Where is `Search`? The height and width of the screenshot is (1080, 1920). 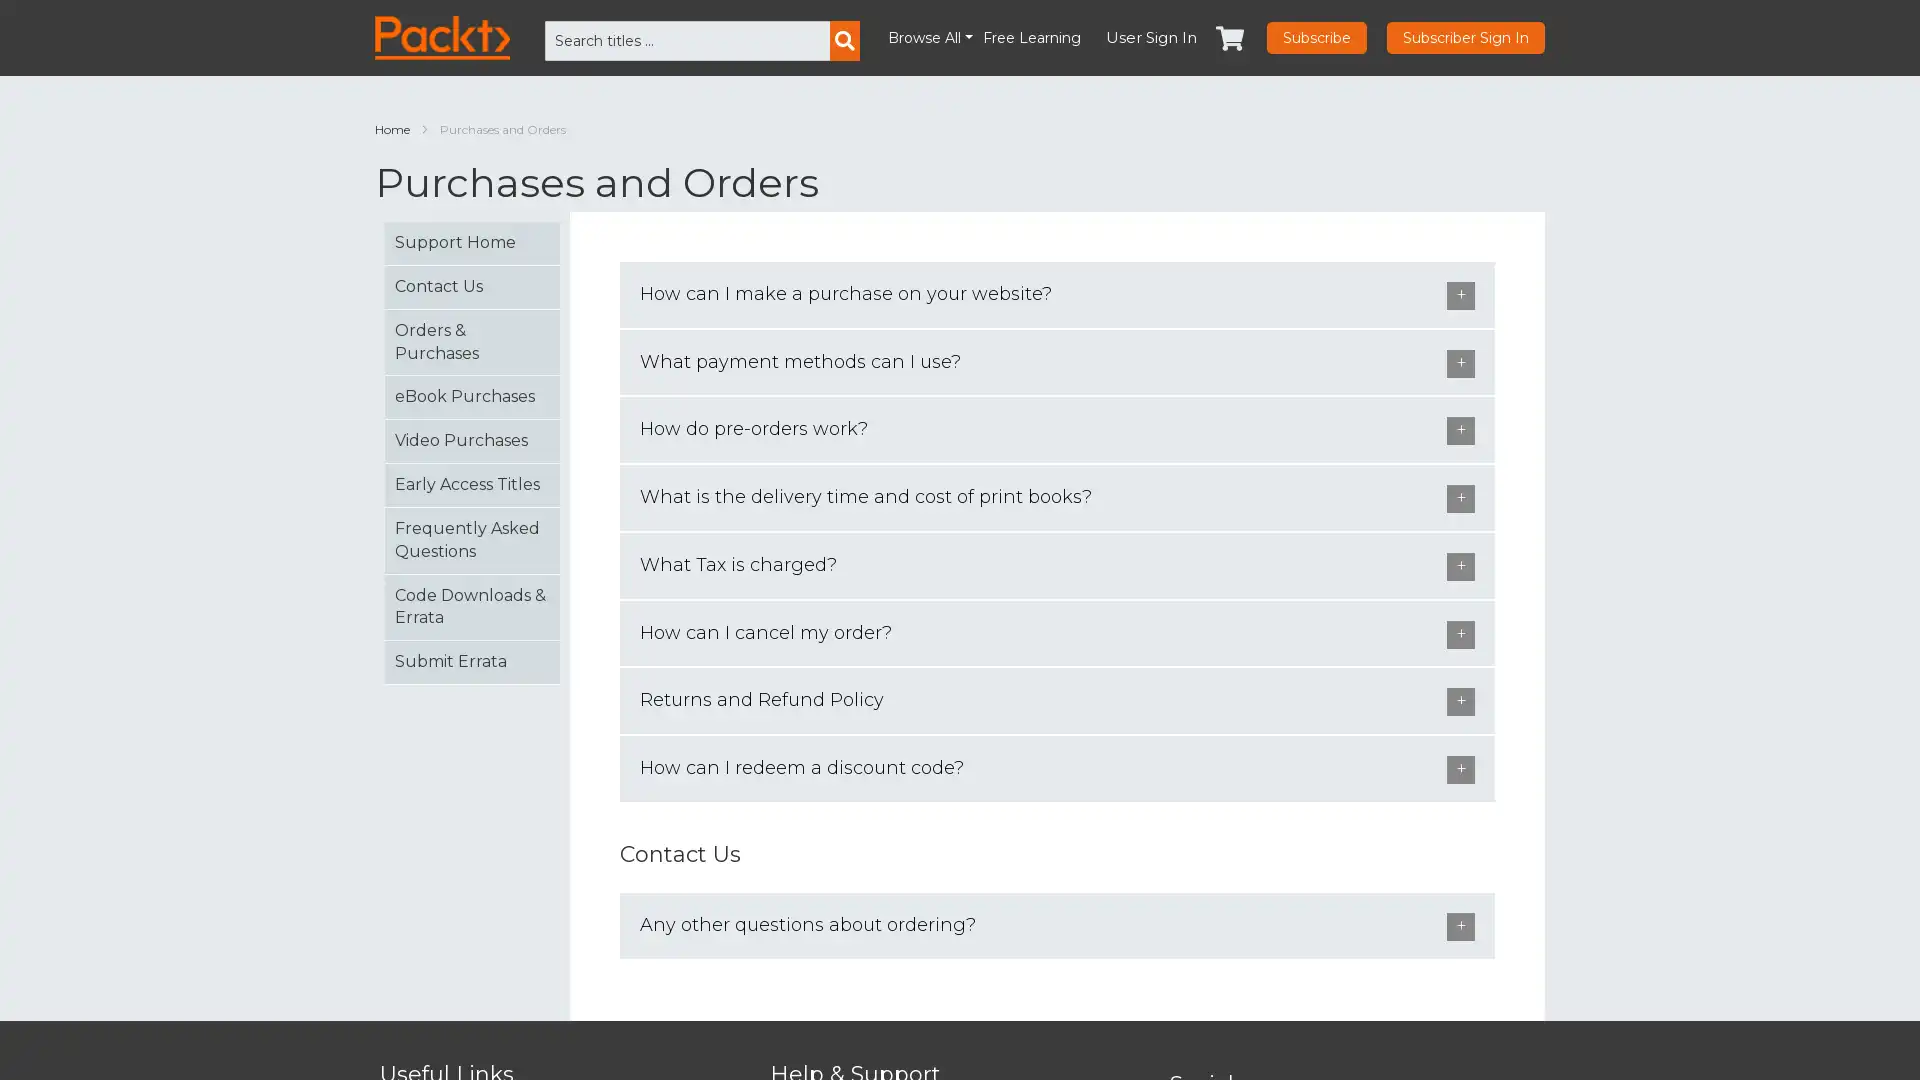
Search is located at coordinates (844, 41).